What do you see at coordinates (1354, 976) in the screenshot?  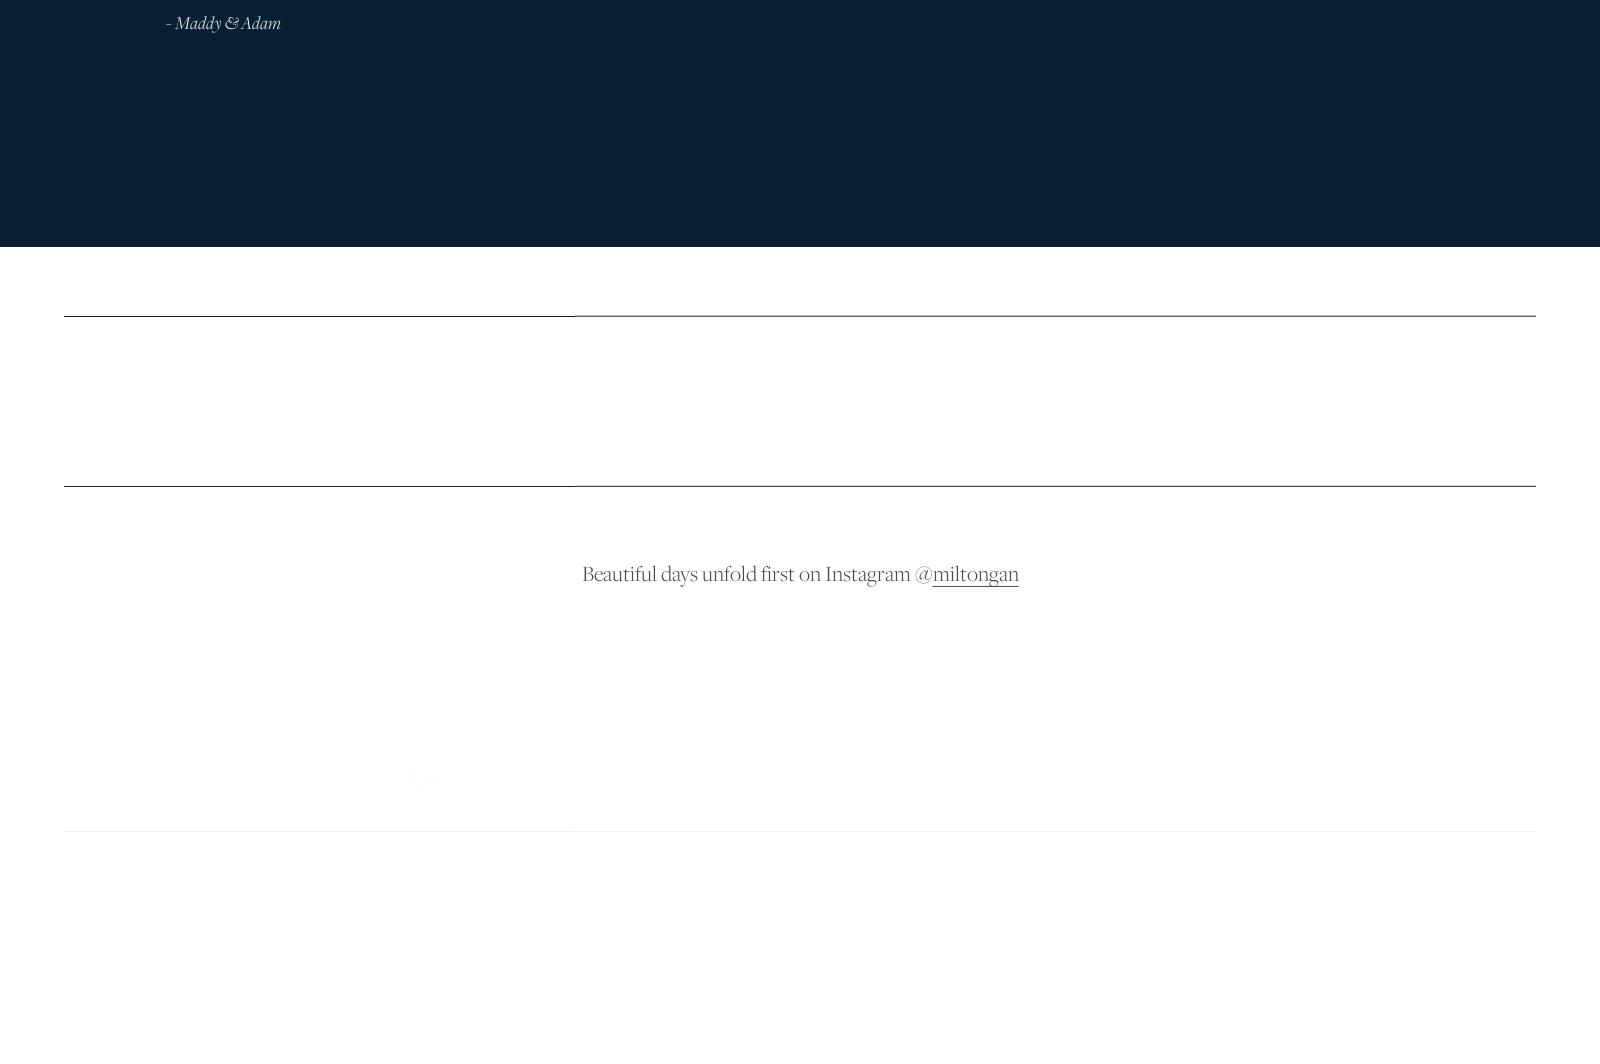 I see `'Skype: milton.gan'` at bounding box center [1354, 976].